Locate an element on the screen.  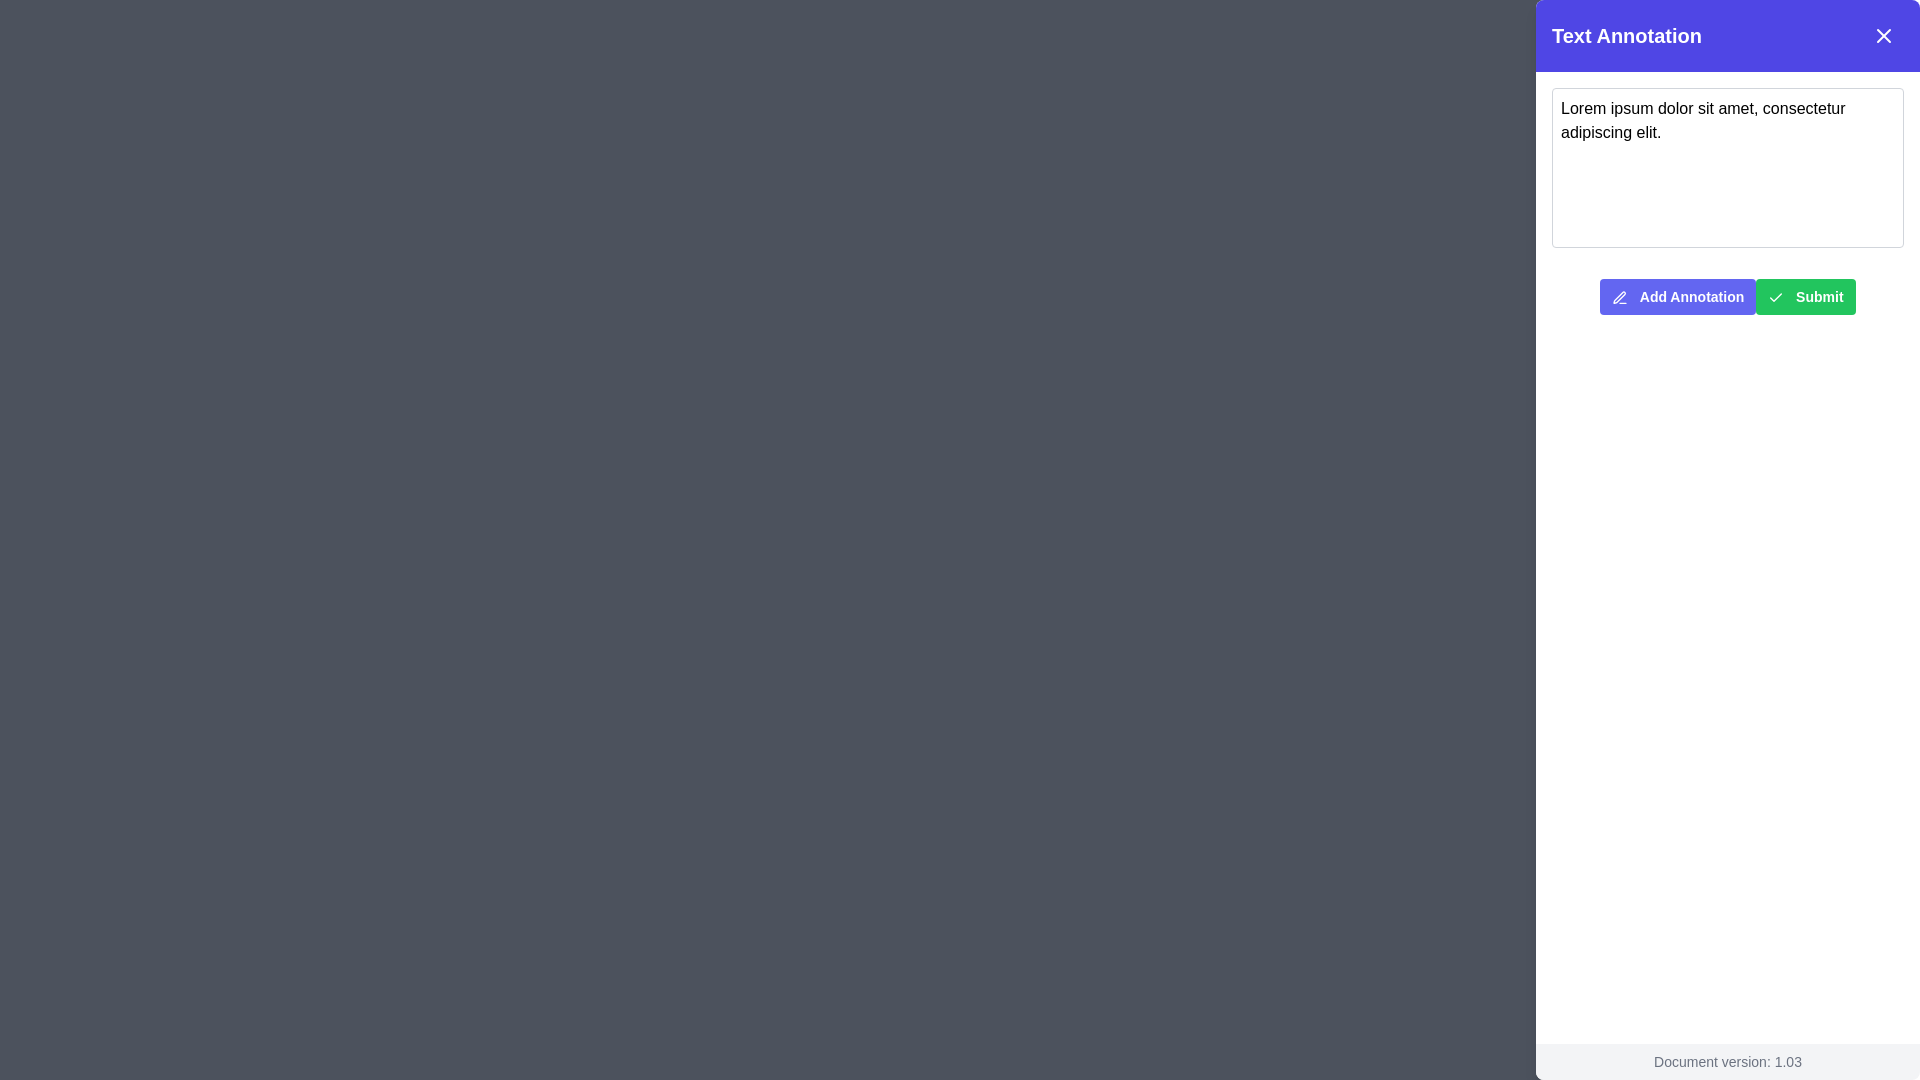
the close button located at the top-right corner of the 'Text Annotation' panel is located at coordinates (1882, 35).